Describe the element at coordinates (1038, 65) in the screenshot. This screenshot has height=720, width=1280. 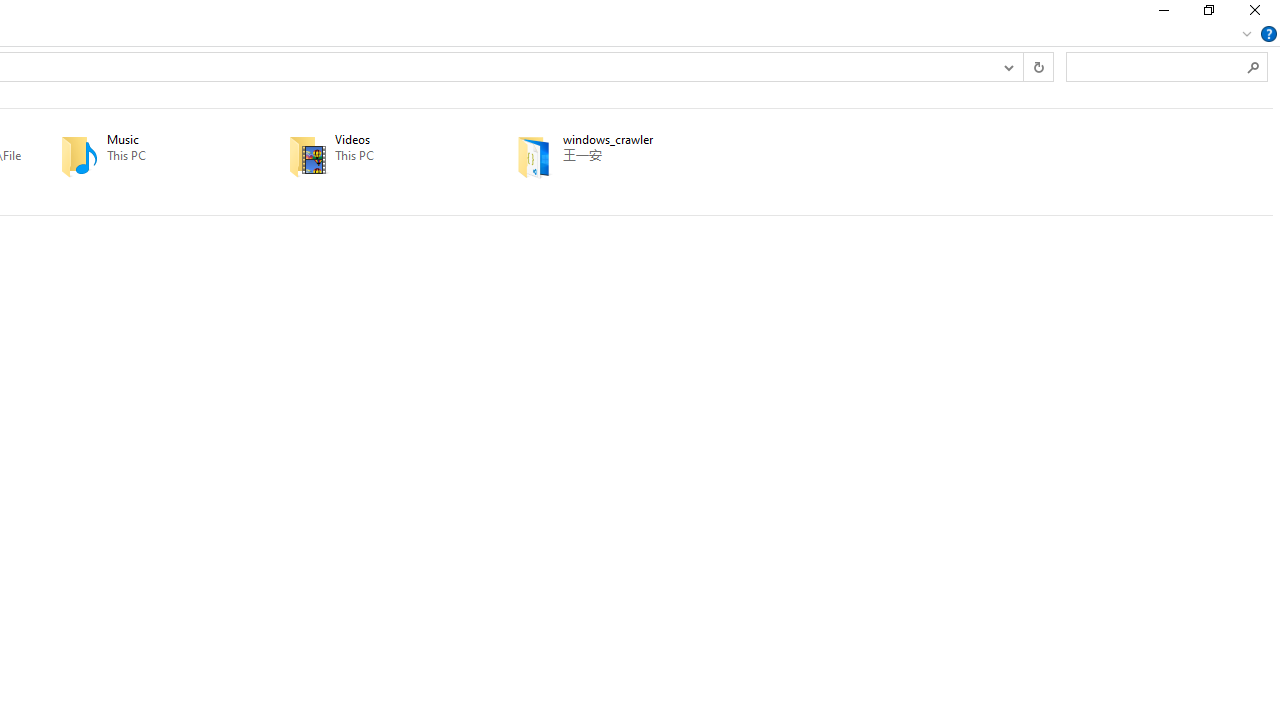
I see `'Refresh "Quick access" (F5)'` at that location.